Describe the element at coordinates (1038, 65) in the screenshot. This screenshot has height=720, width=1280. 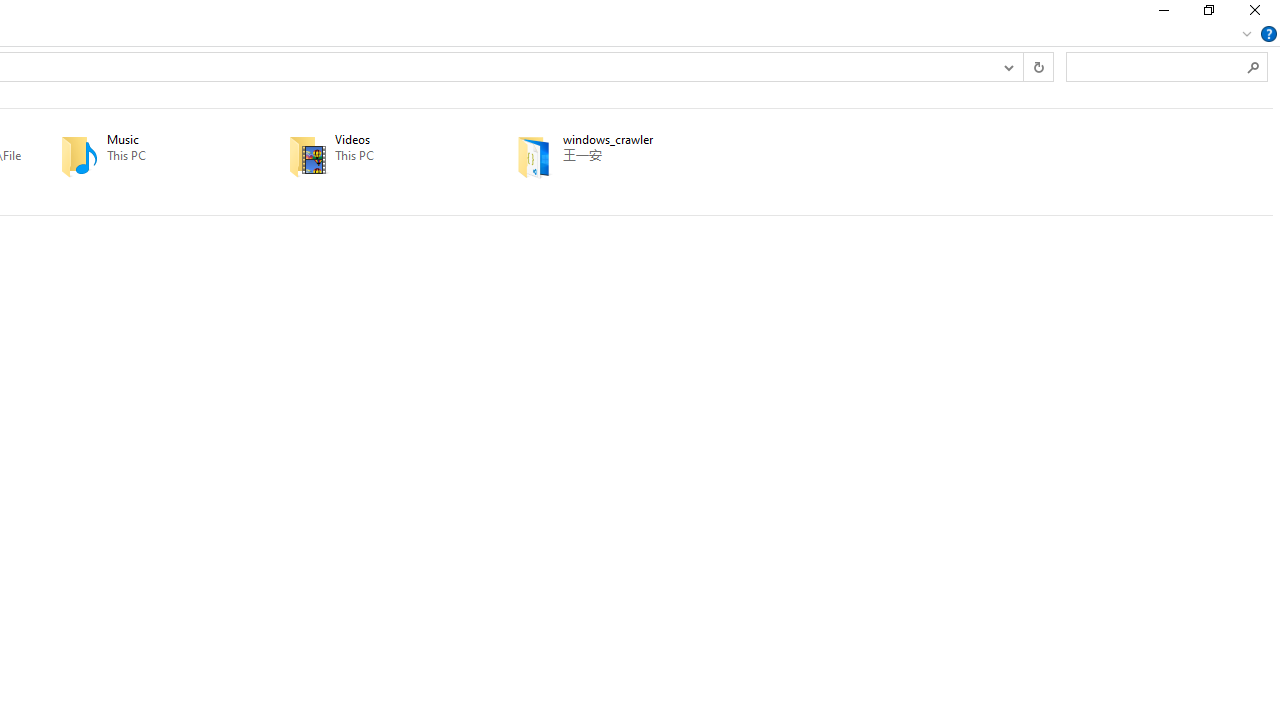
I see `'Refresh "Quick access" (F5)'` at that location.